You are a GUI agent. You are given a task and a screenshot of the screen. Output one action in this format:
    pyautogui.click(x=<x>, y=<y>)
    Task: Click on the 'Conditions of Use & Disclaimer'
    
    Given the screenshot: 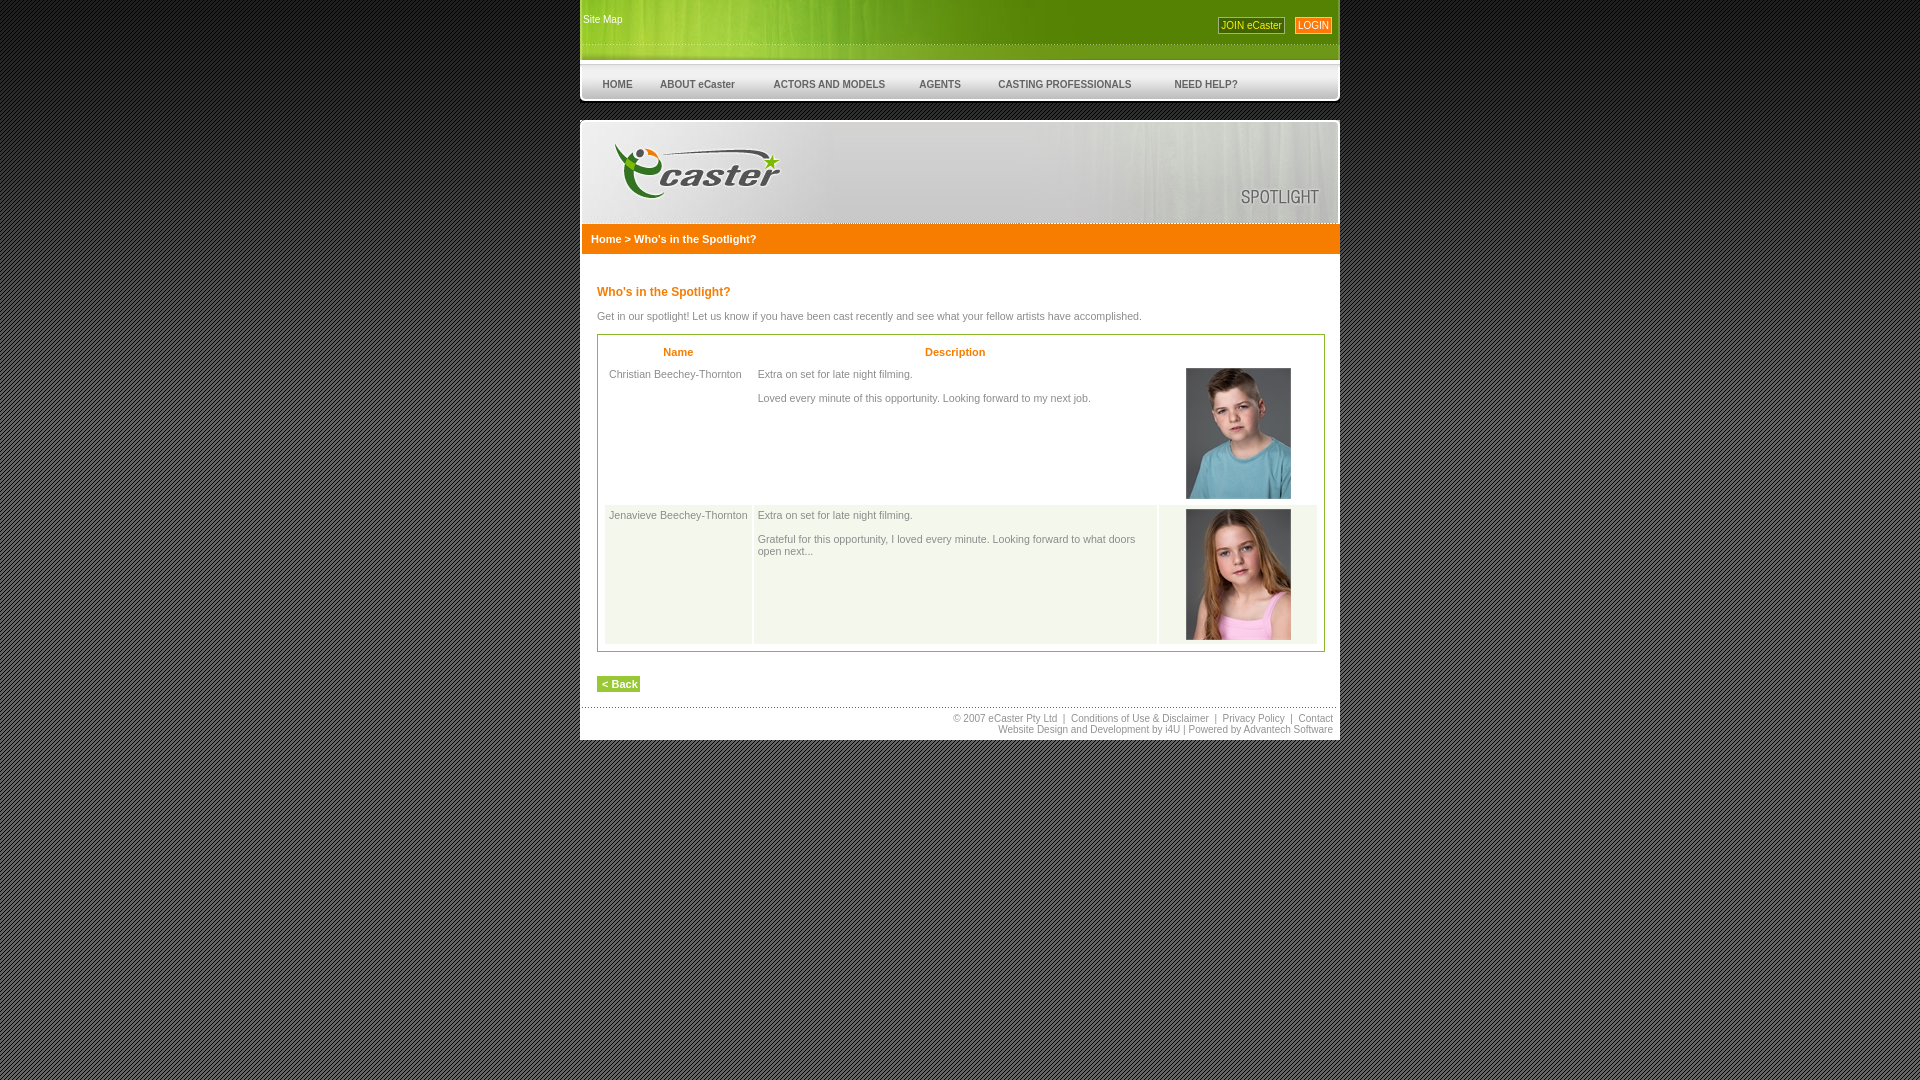 What is the action you would take?
    pyautogui.click(x=1140, y=717)
    